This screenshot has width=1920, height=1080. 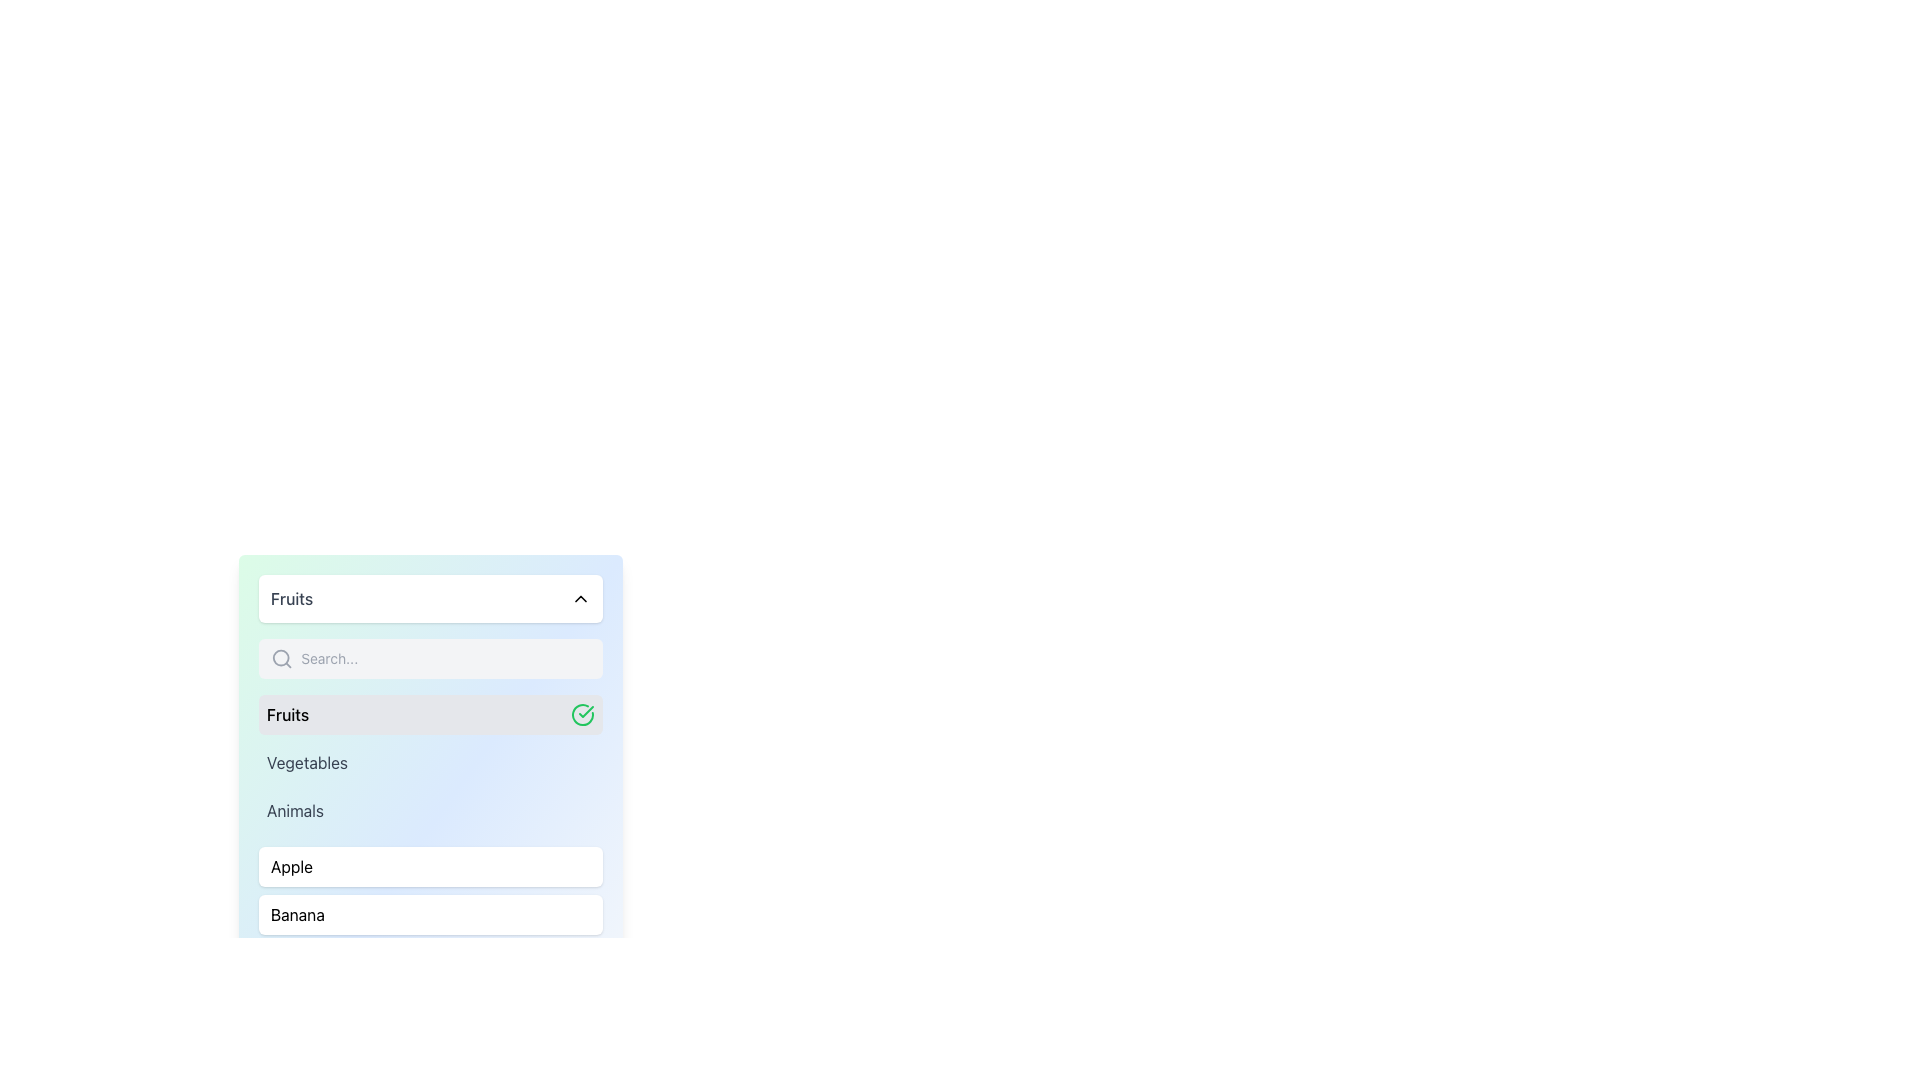 I want to click on the circular icon resembling a magnifying glass located next to the search bar area, so click(x=280, y=658).